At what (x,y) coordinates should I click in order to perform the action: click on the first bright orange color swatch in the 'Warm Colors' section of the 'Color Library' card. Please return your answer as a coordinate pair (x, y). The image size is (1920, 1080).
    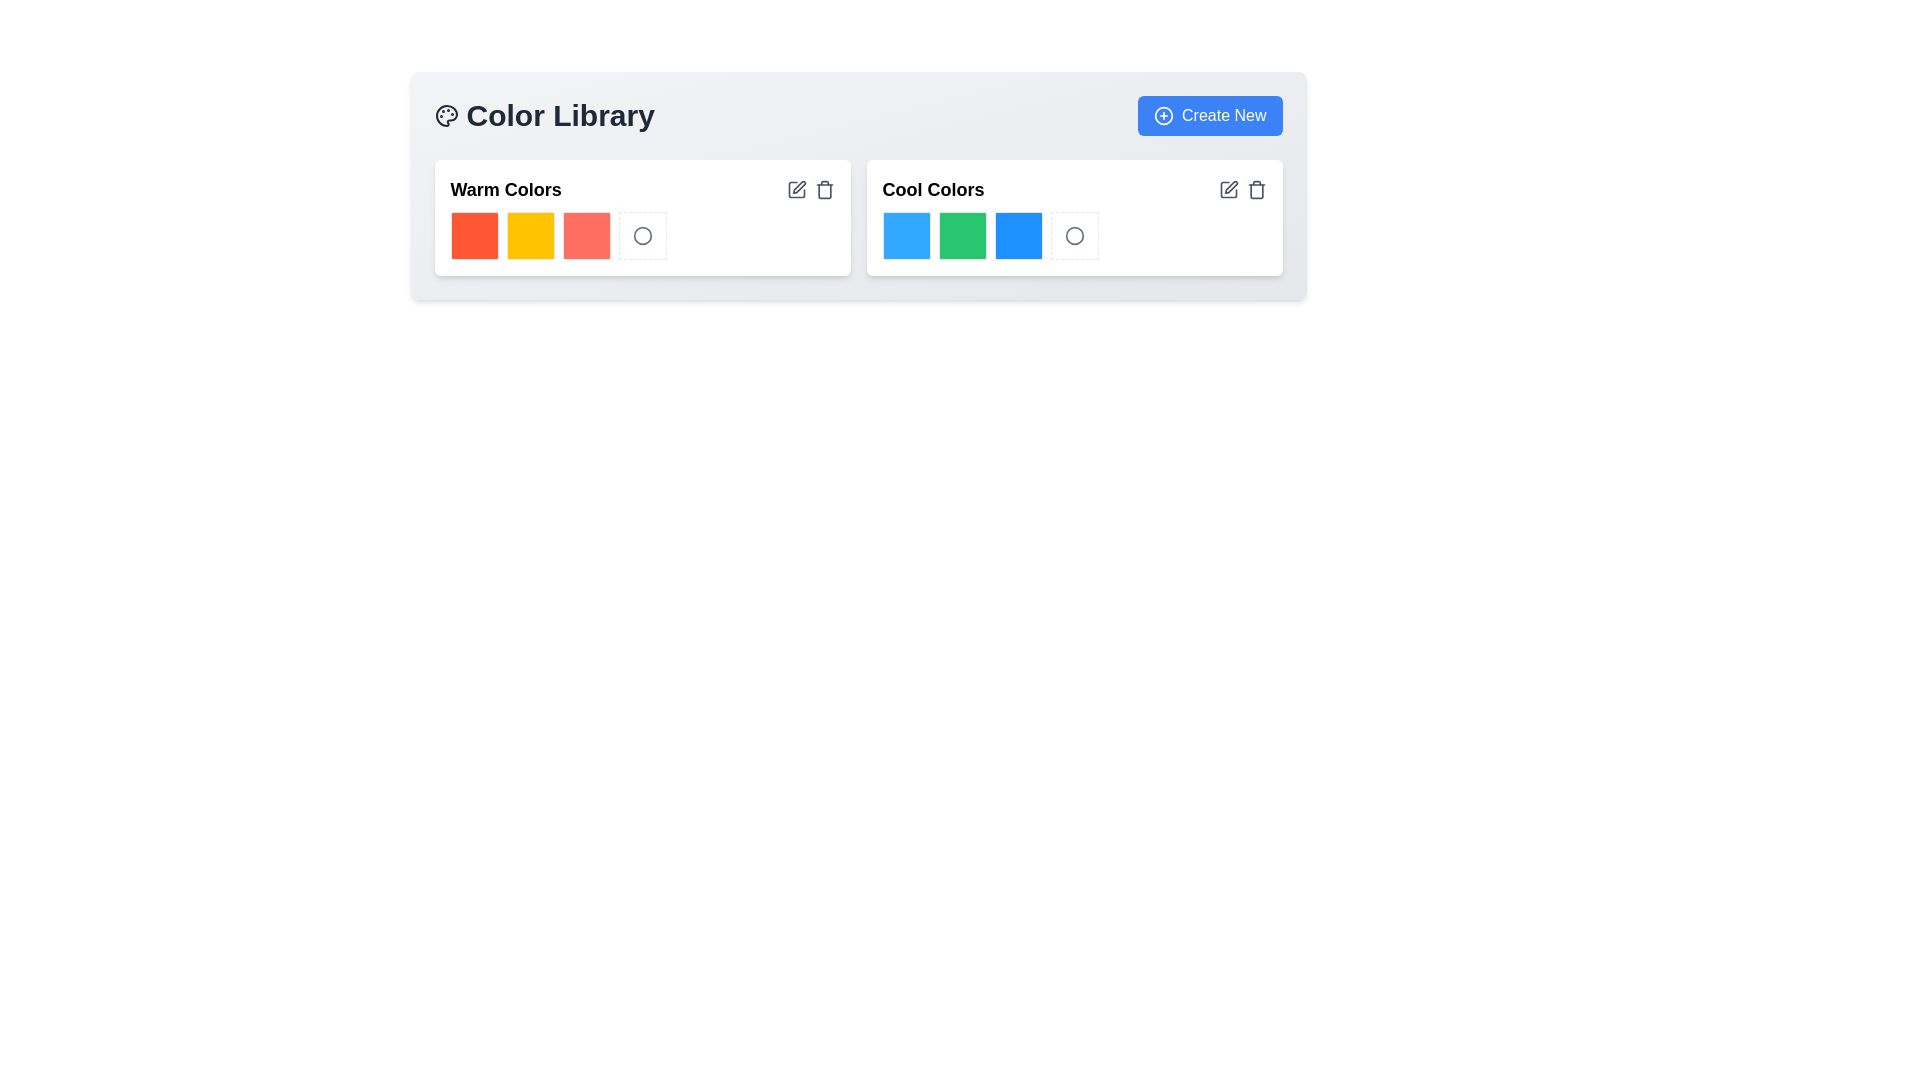
    Looking at the image, I should click on (473, 234).